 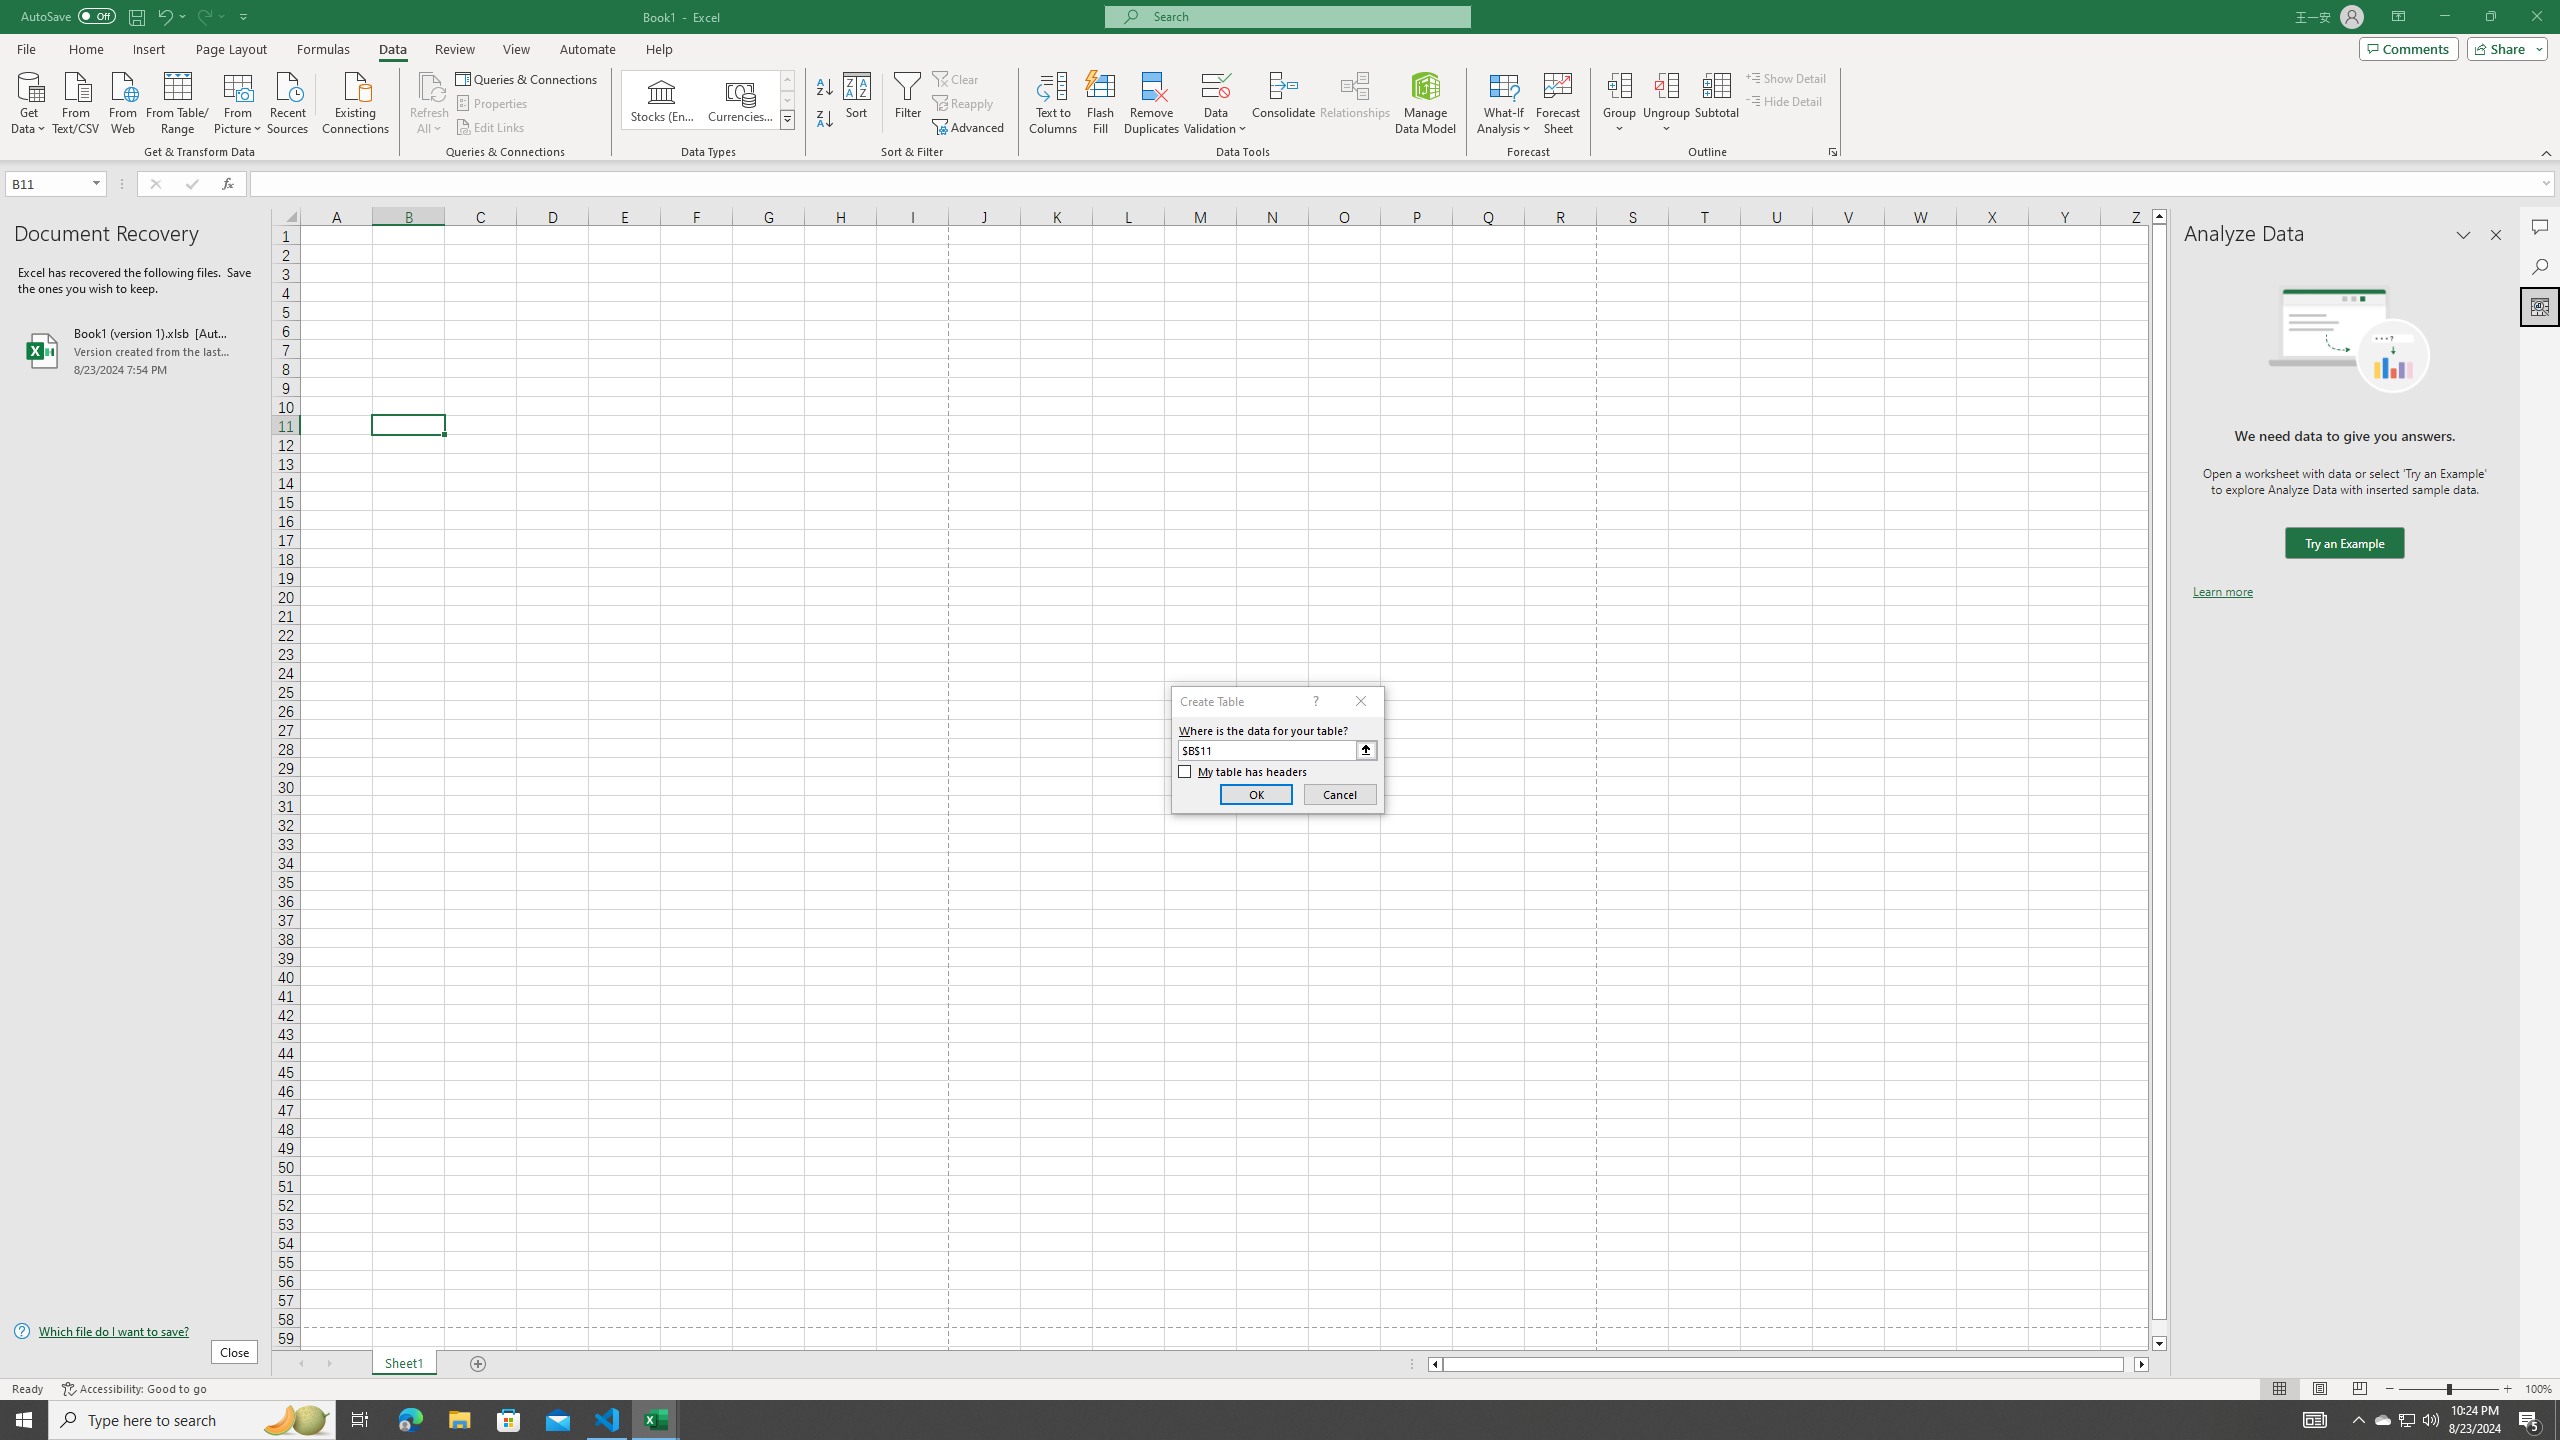 What do you see at coordinates (429, 103) in the screenshot?
I see `'Refresh All'` at bounding box center [429, 103].